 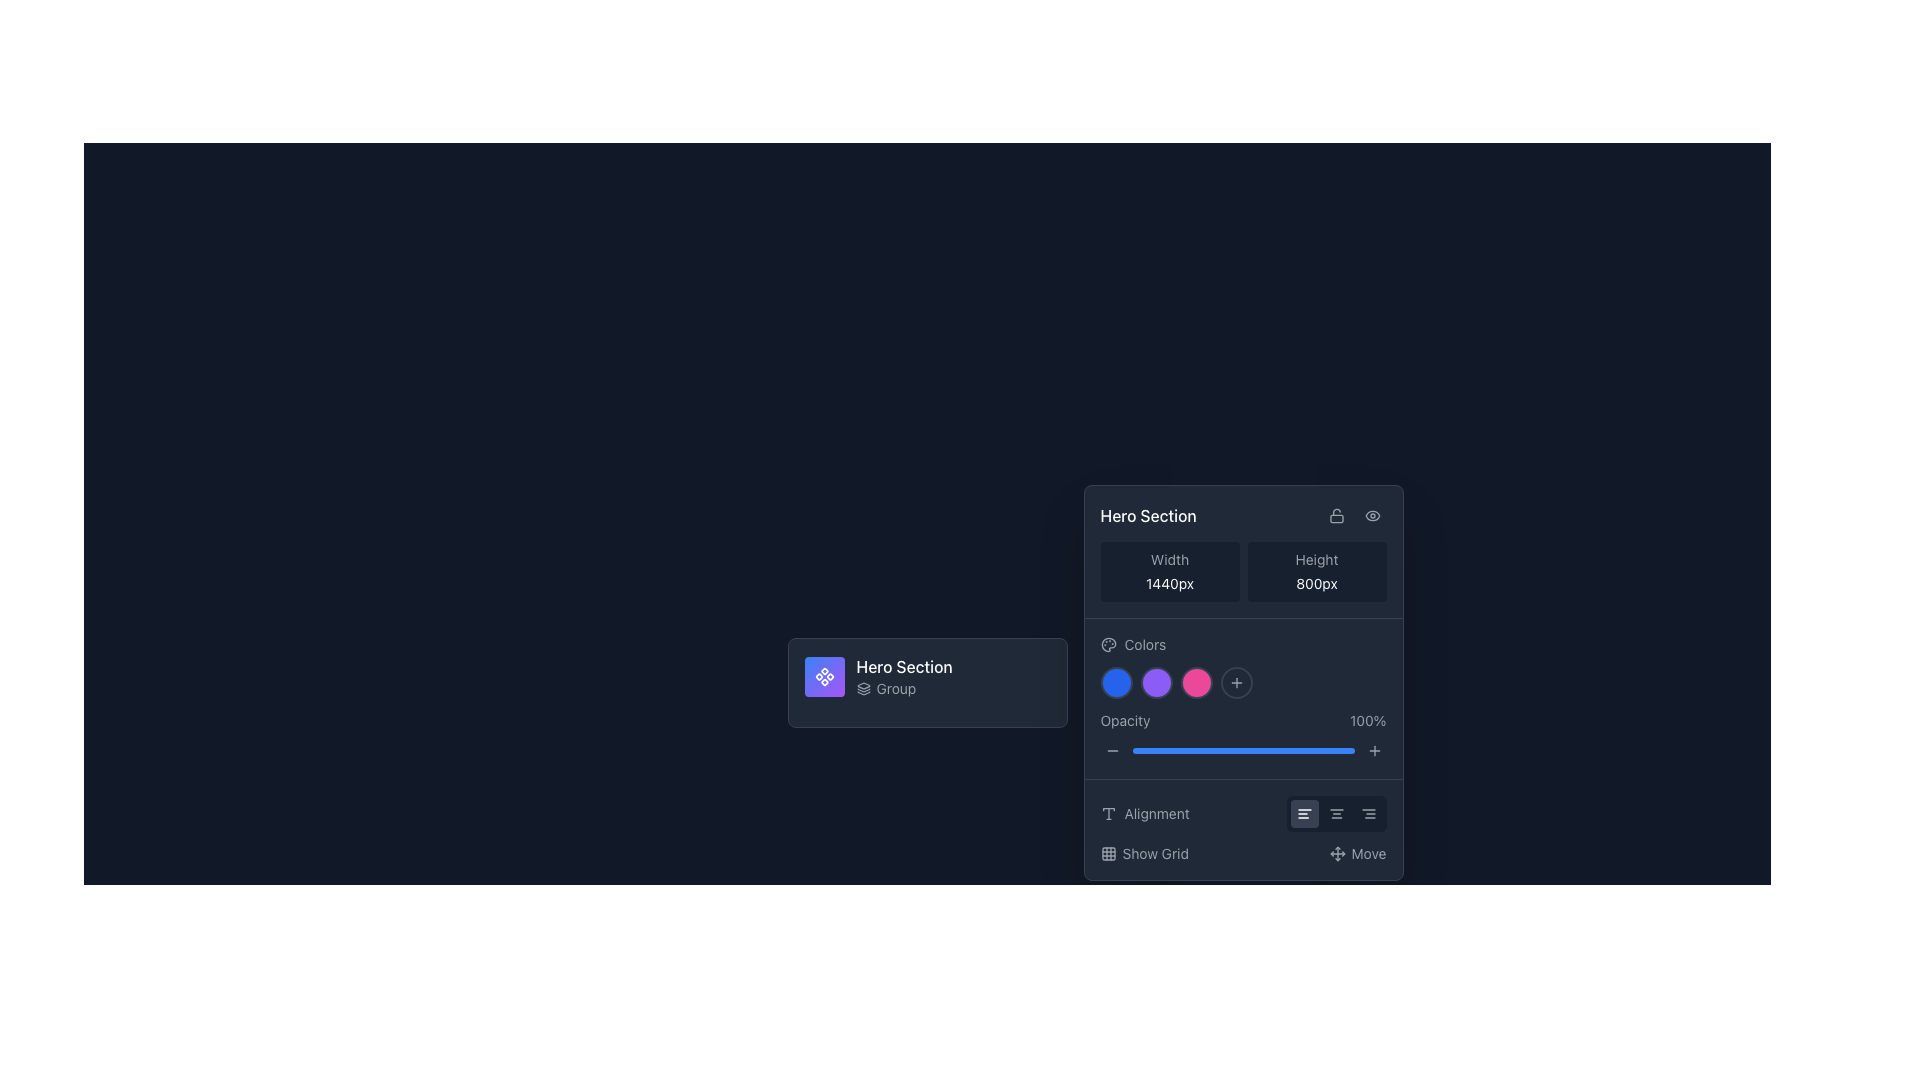 I want to click on the Icon button located at the bottom-right of the visible section, so click(x=1373, y=751).